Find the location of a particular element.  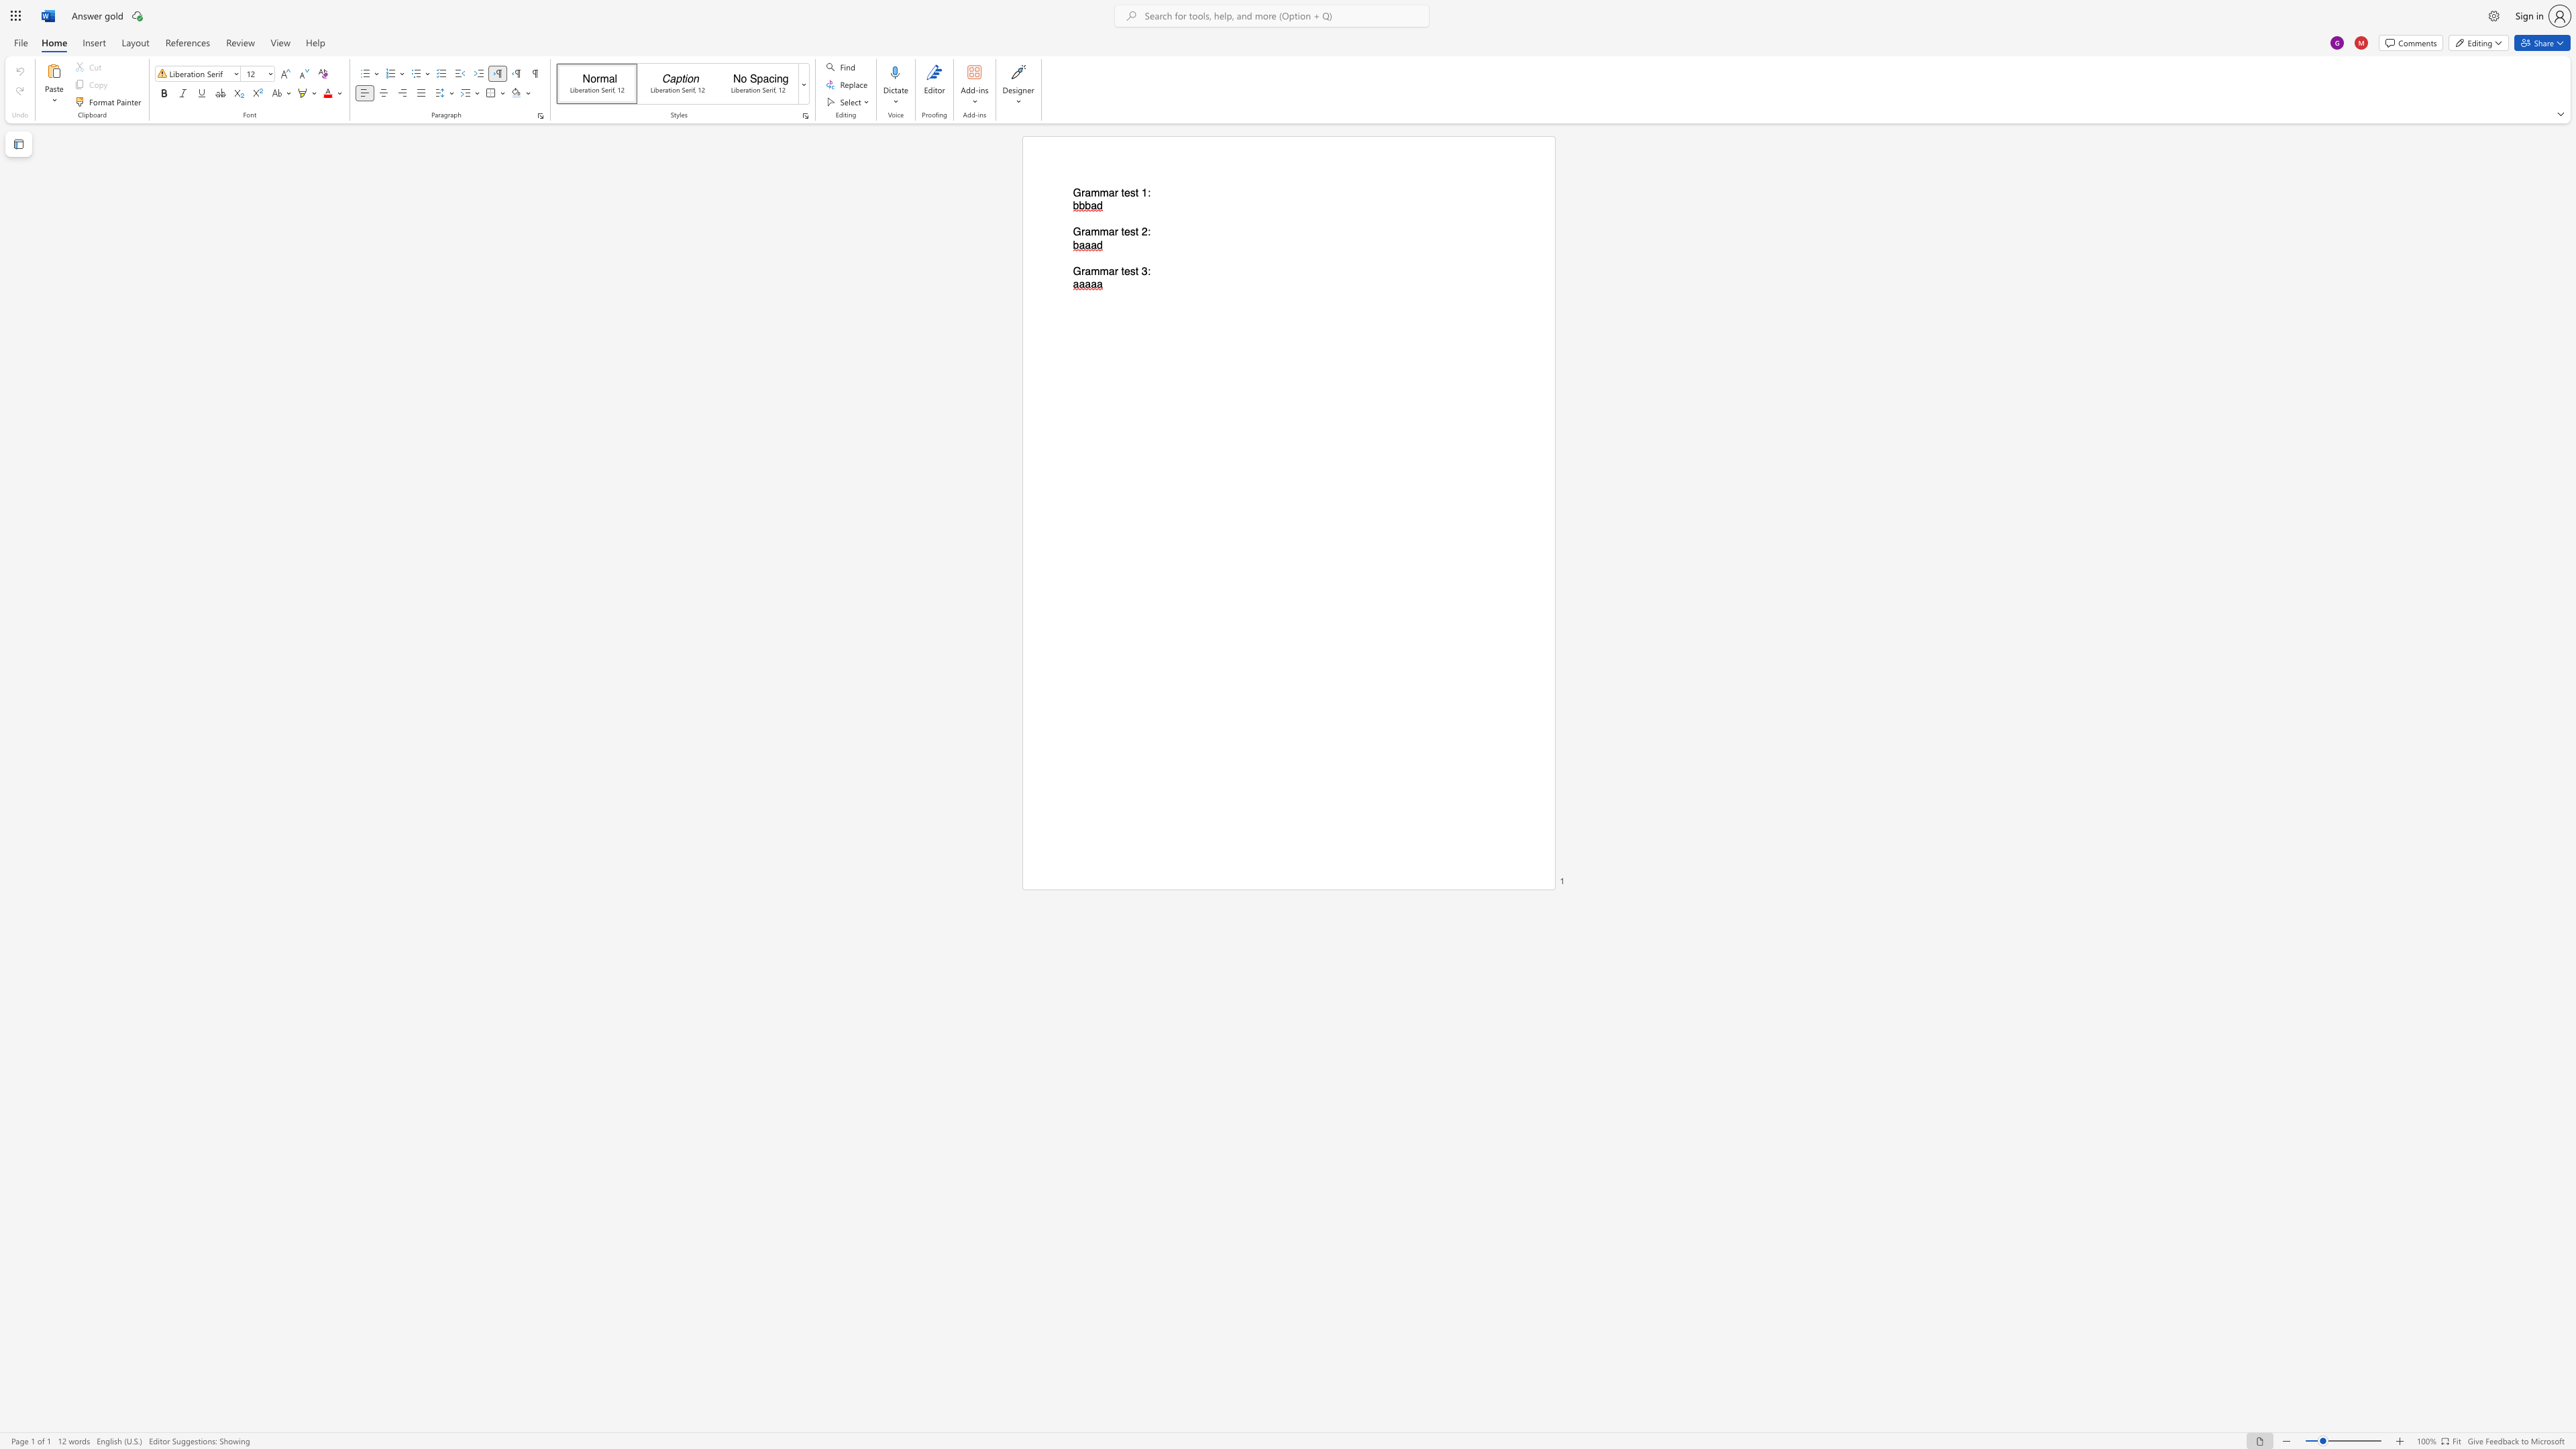

the 1th character ":" in the text is located at coordinates (1148, 192).